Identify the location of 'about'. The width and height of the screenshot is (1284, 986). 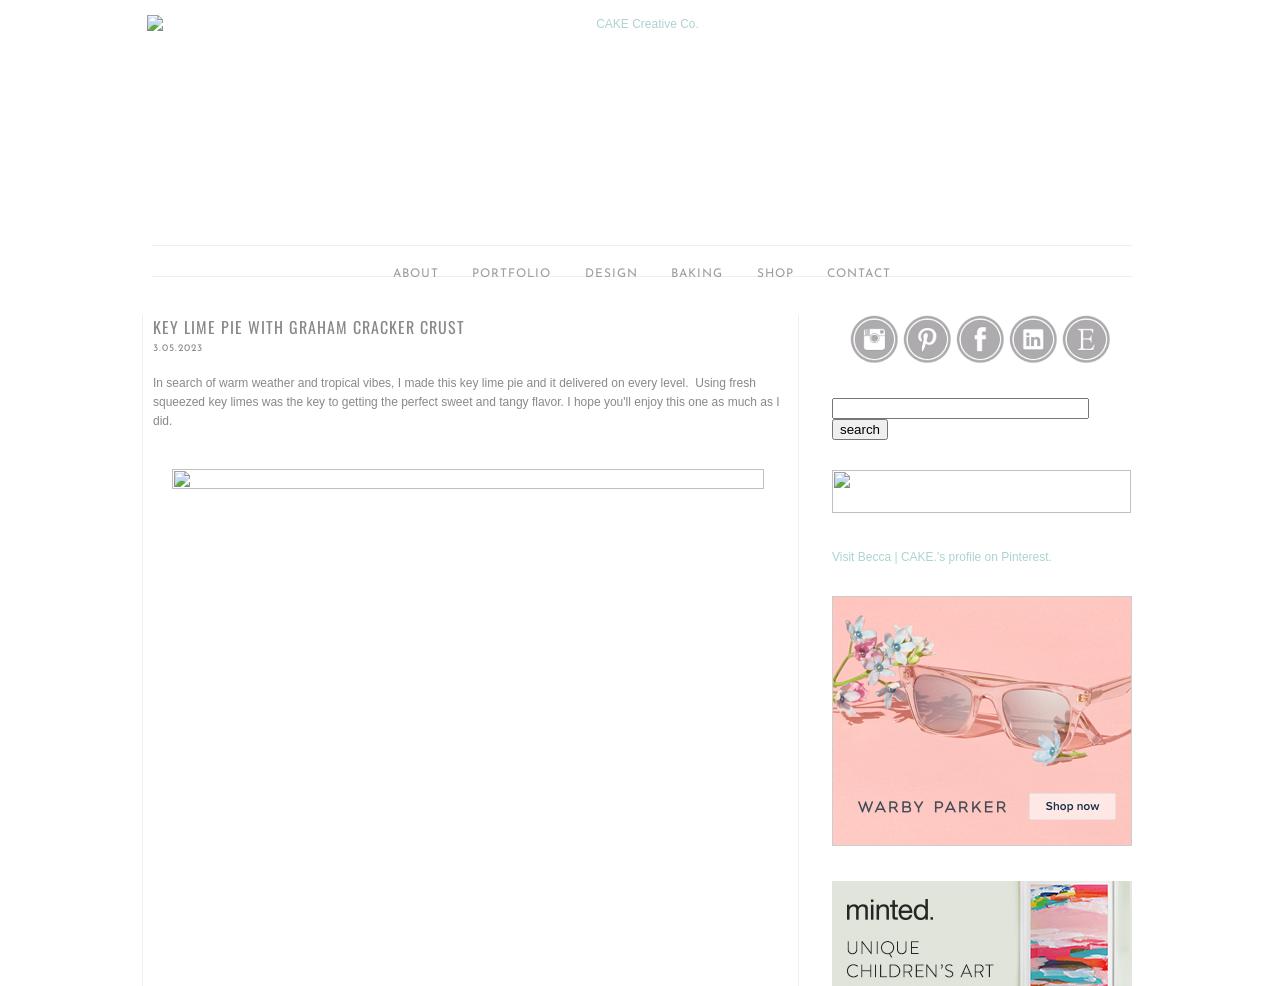
(416, 274).